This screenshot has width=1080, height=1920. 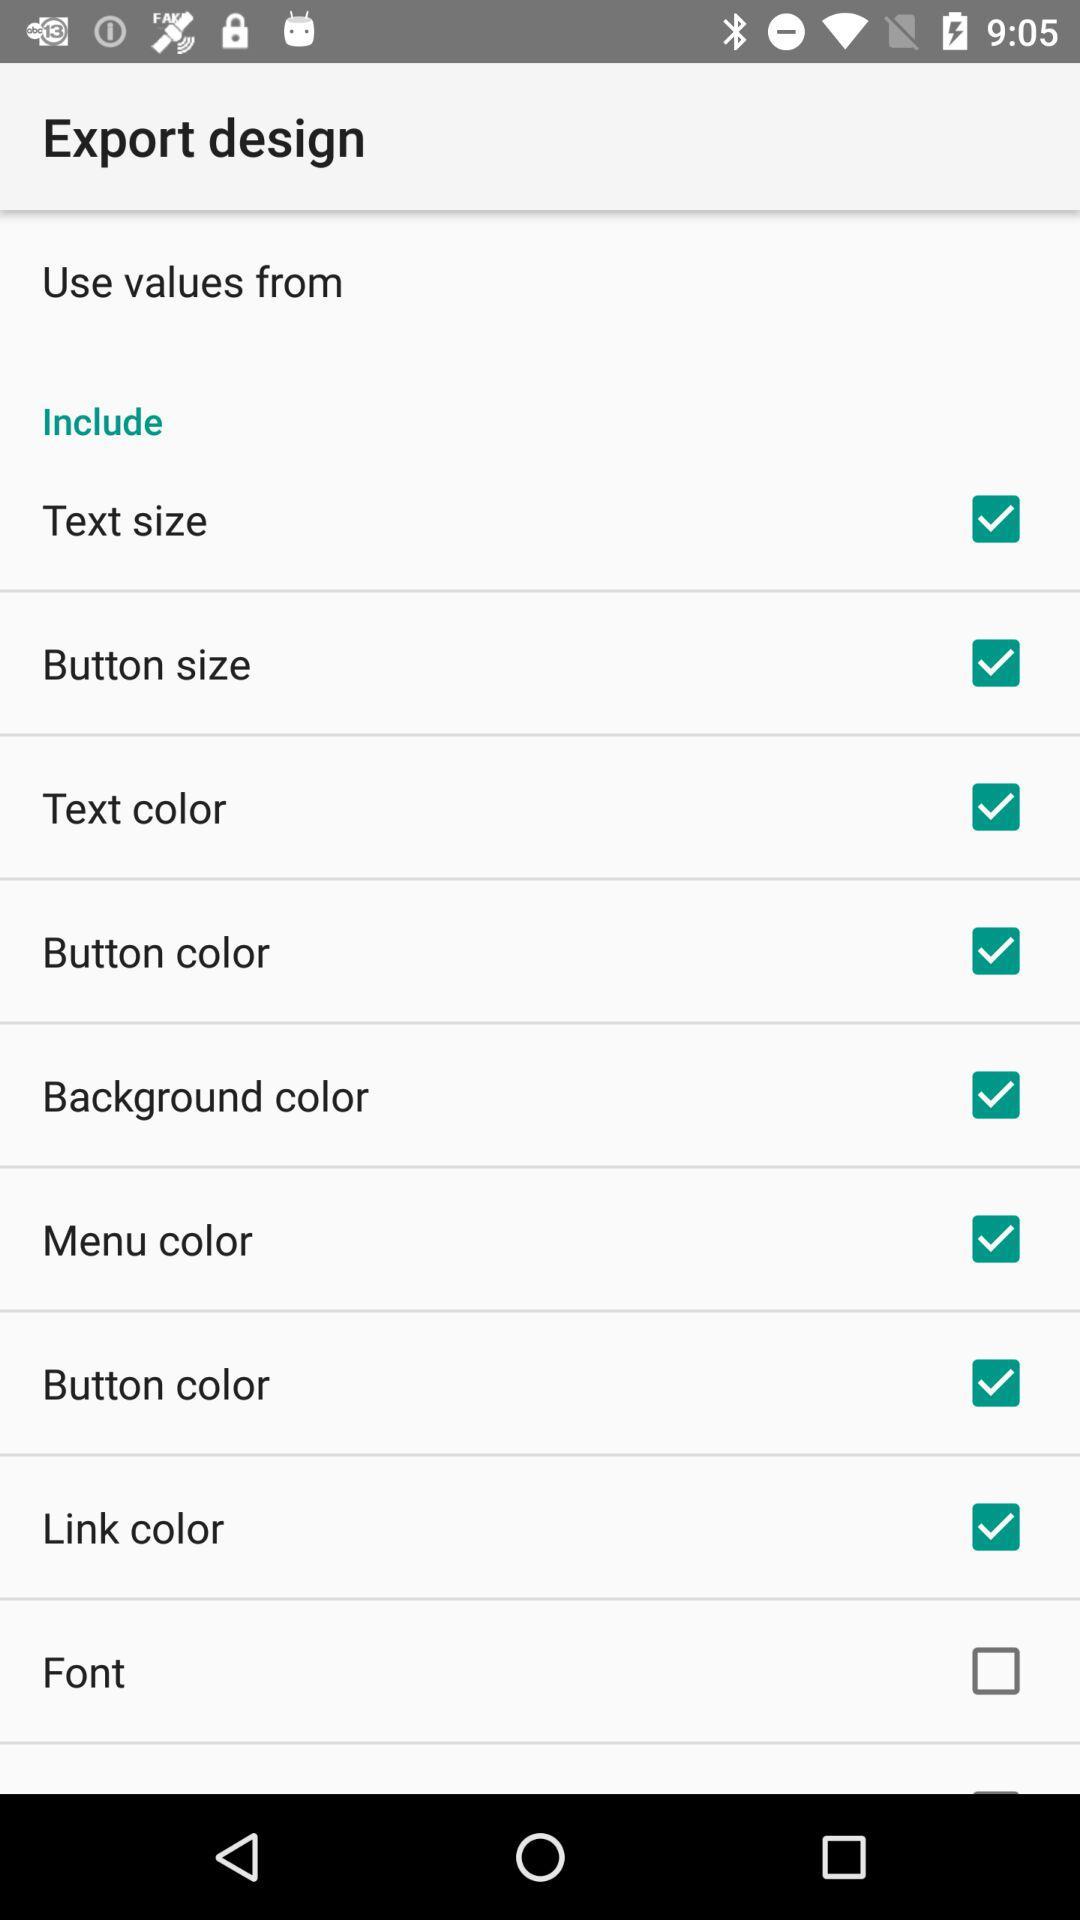 I want to click on the icon below button size app, so click(x=134, y=806).